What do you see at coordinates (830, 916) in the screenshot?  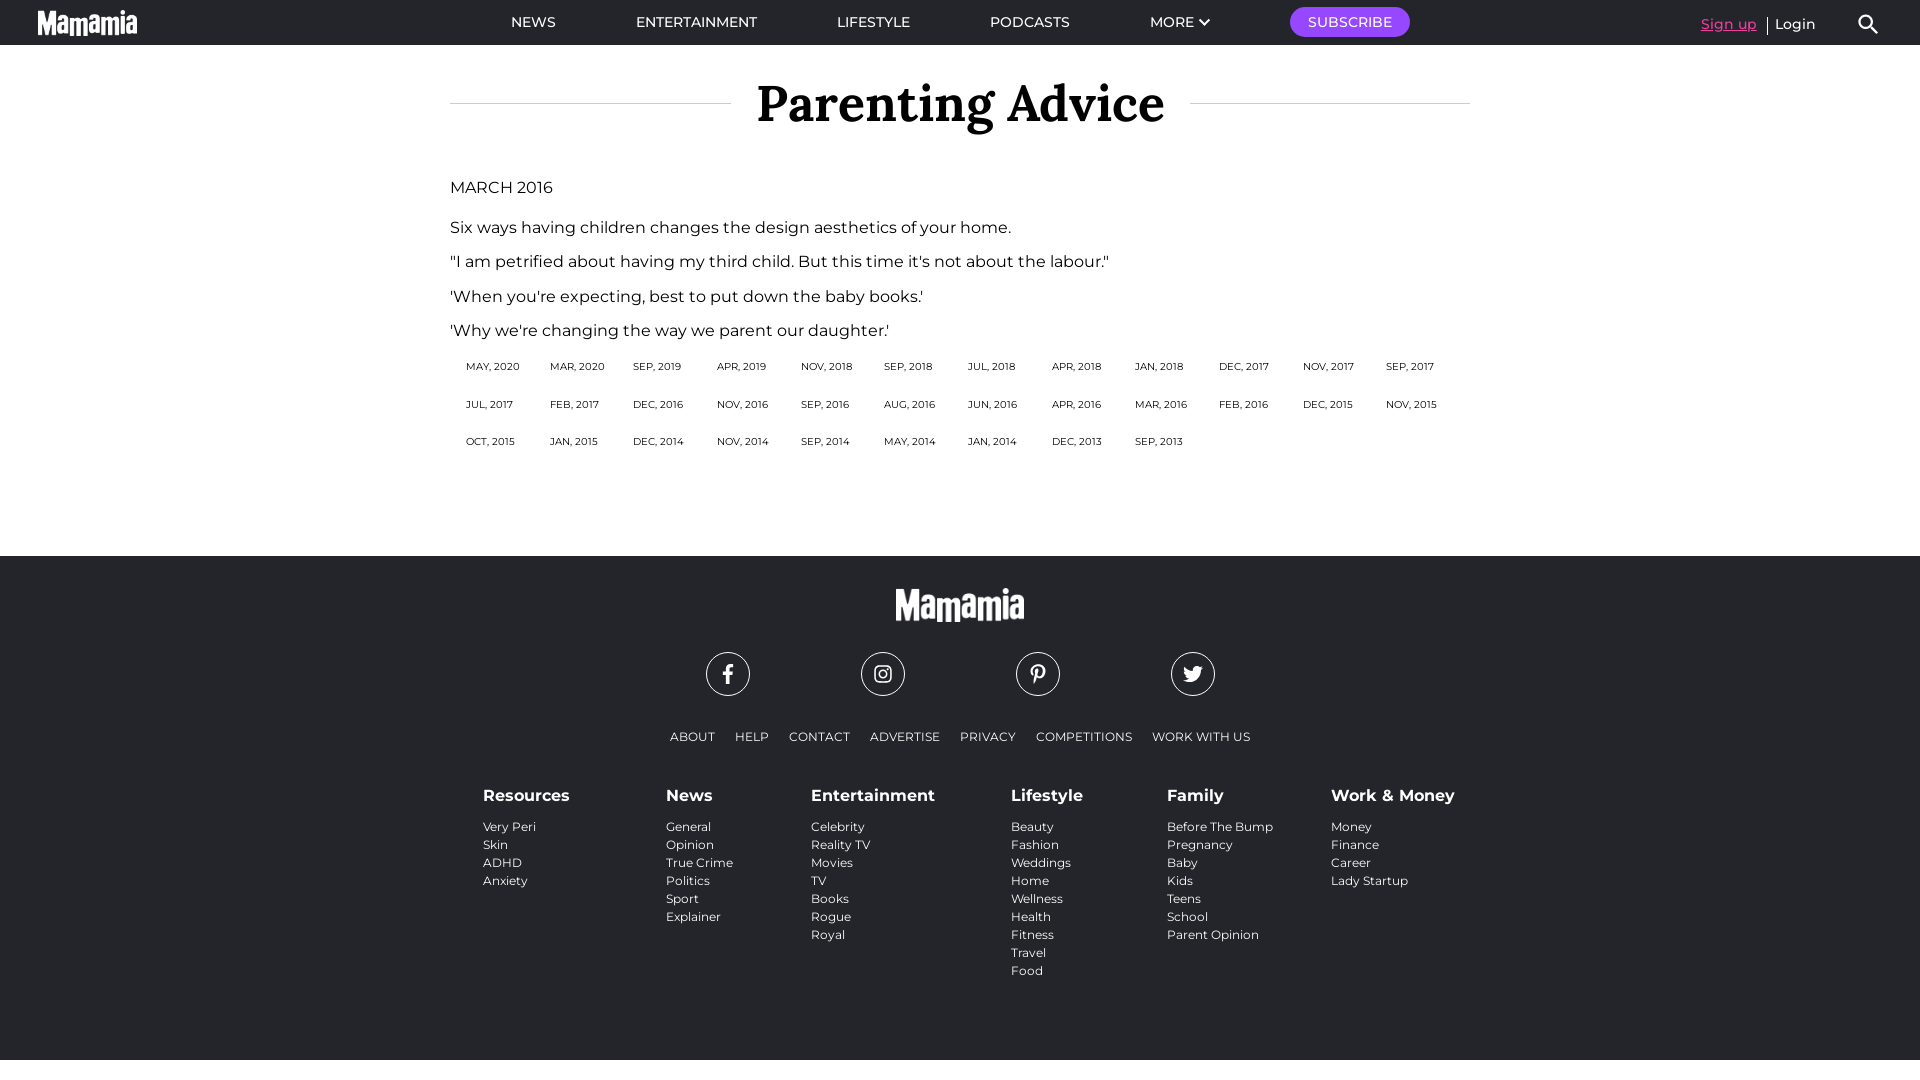 I see `'Rogue'` at bounding box center [830, 916].